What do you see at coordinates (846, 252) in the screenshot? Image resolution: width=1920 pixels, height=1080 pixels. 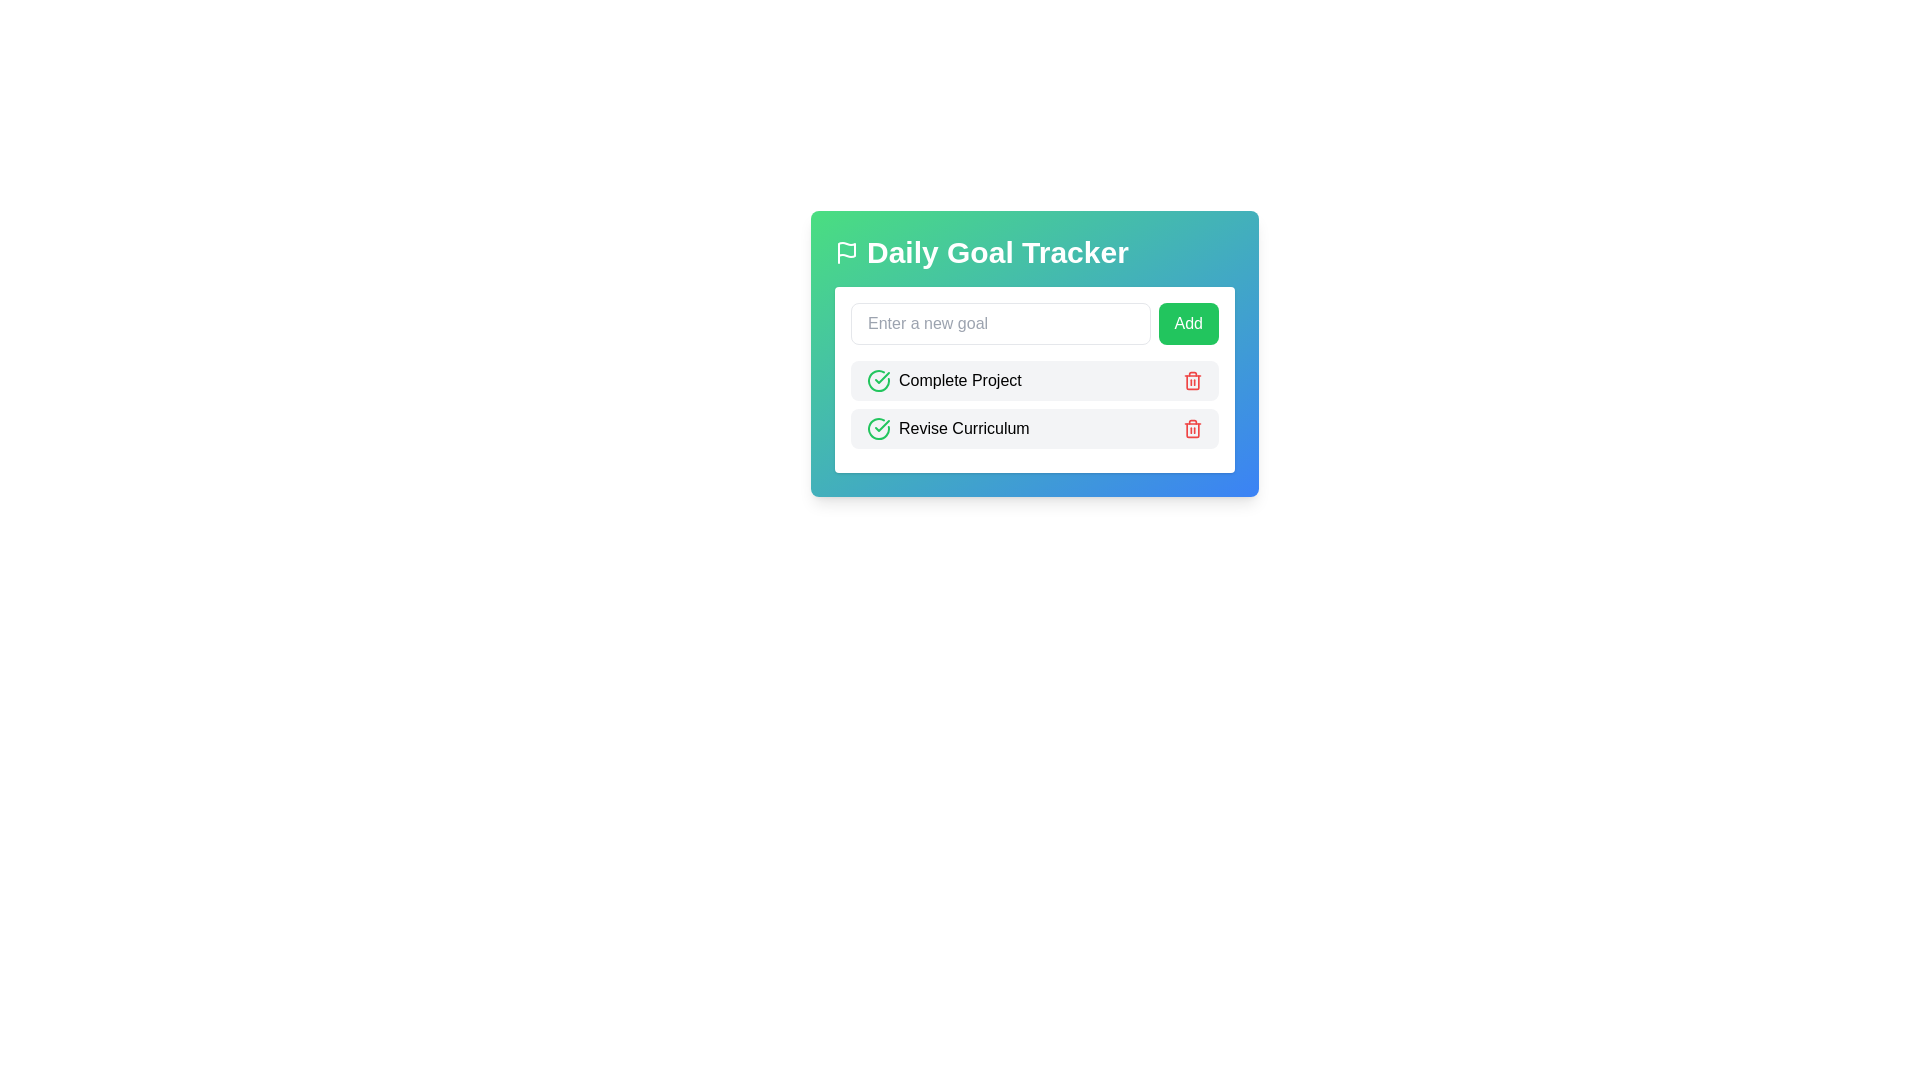 I see `the flag icon located to the left of the text 'Daily Goal Tracker', which has a wavy design and is outlined by a thin stroke` at bounding box center [846, 252].